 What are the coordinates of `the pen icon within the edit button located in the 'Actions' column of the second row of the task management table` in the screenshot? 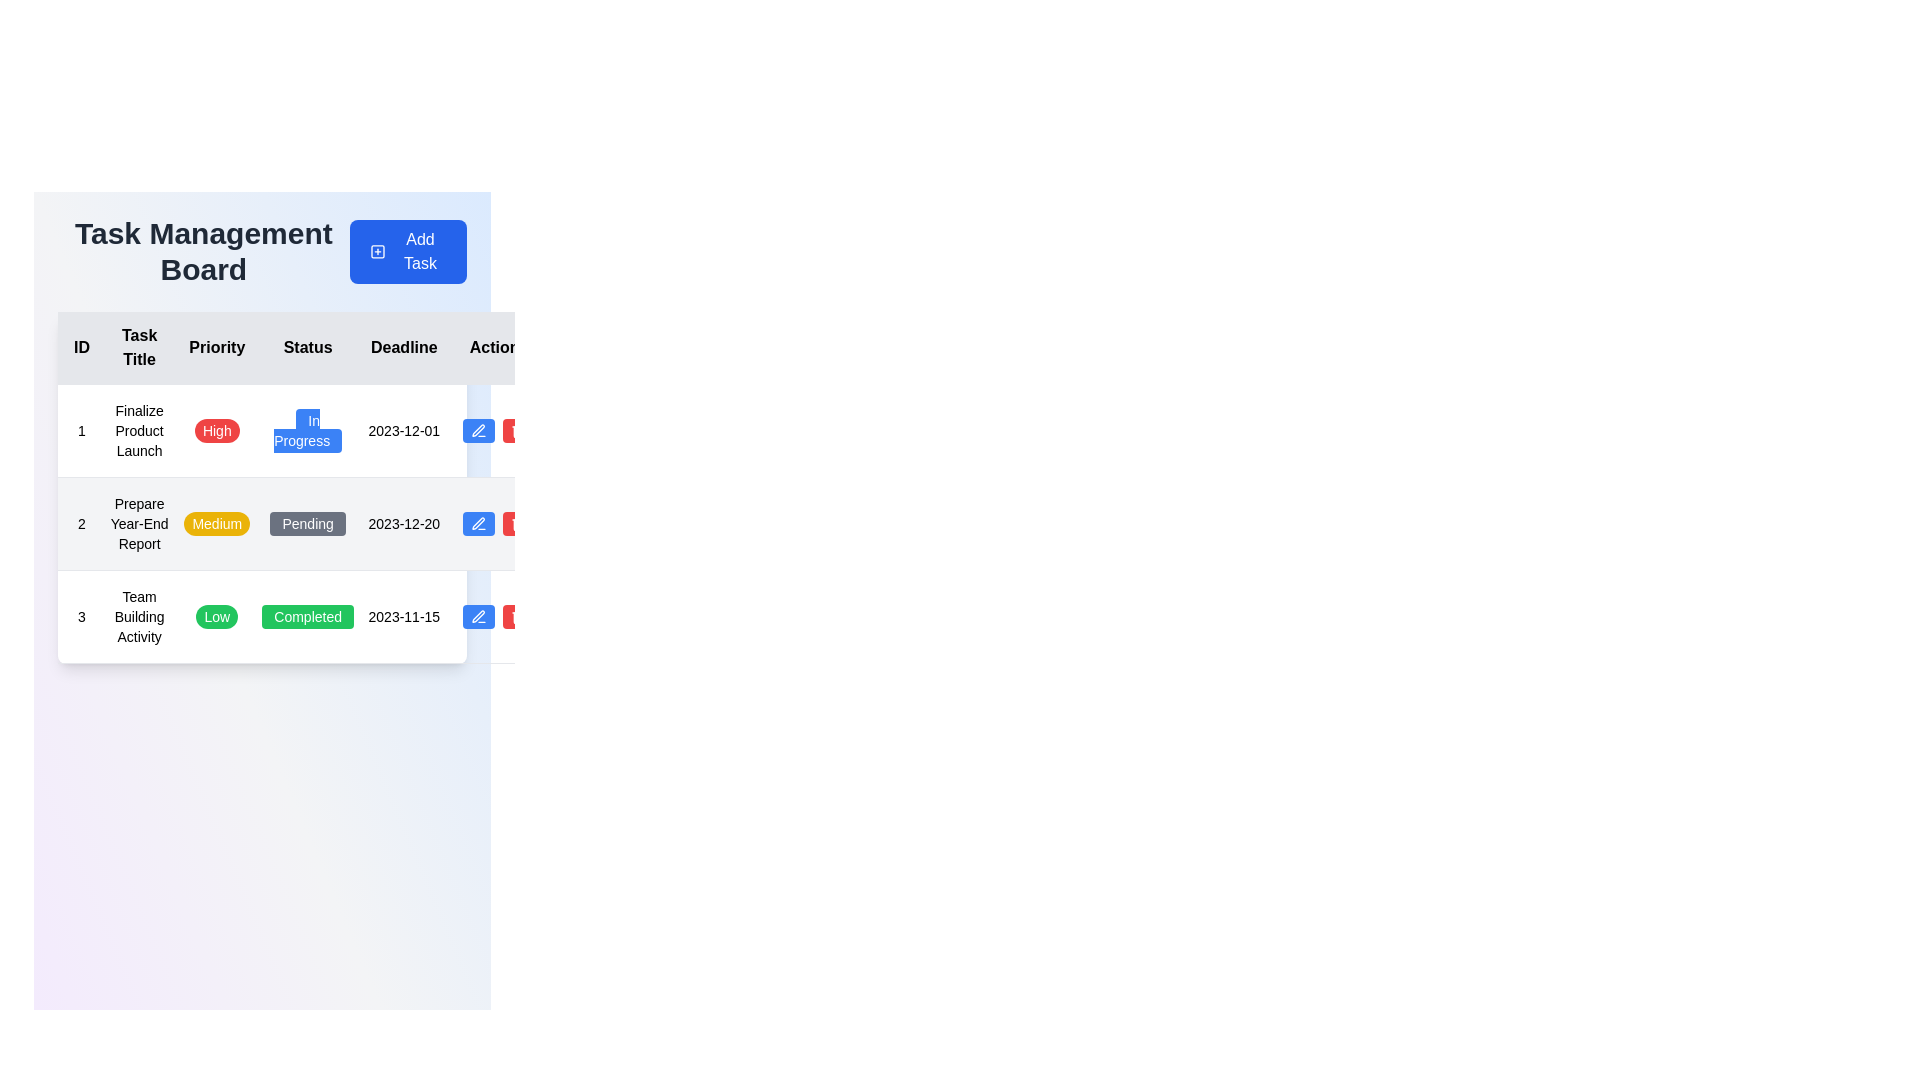 It's located at (478, 523).